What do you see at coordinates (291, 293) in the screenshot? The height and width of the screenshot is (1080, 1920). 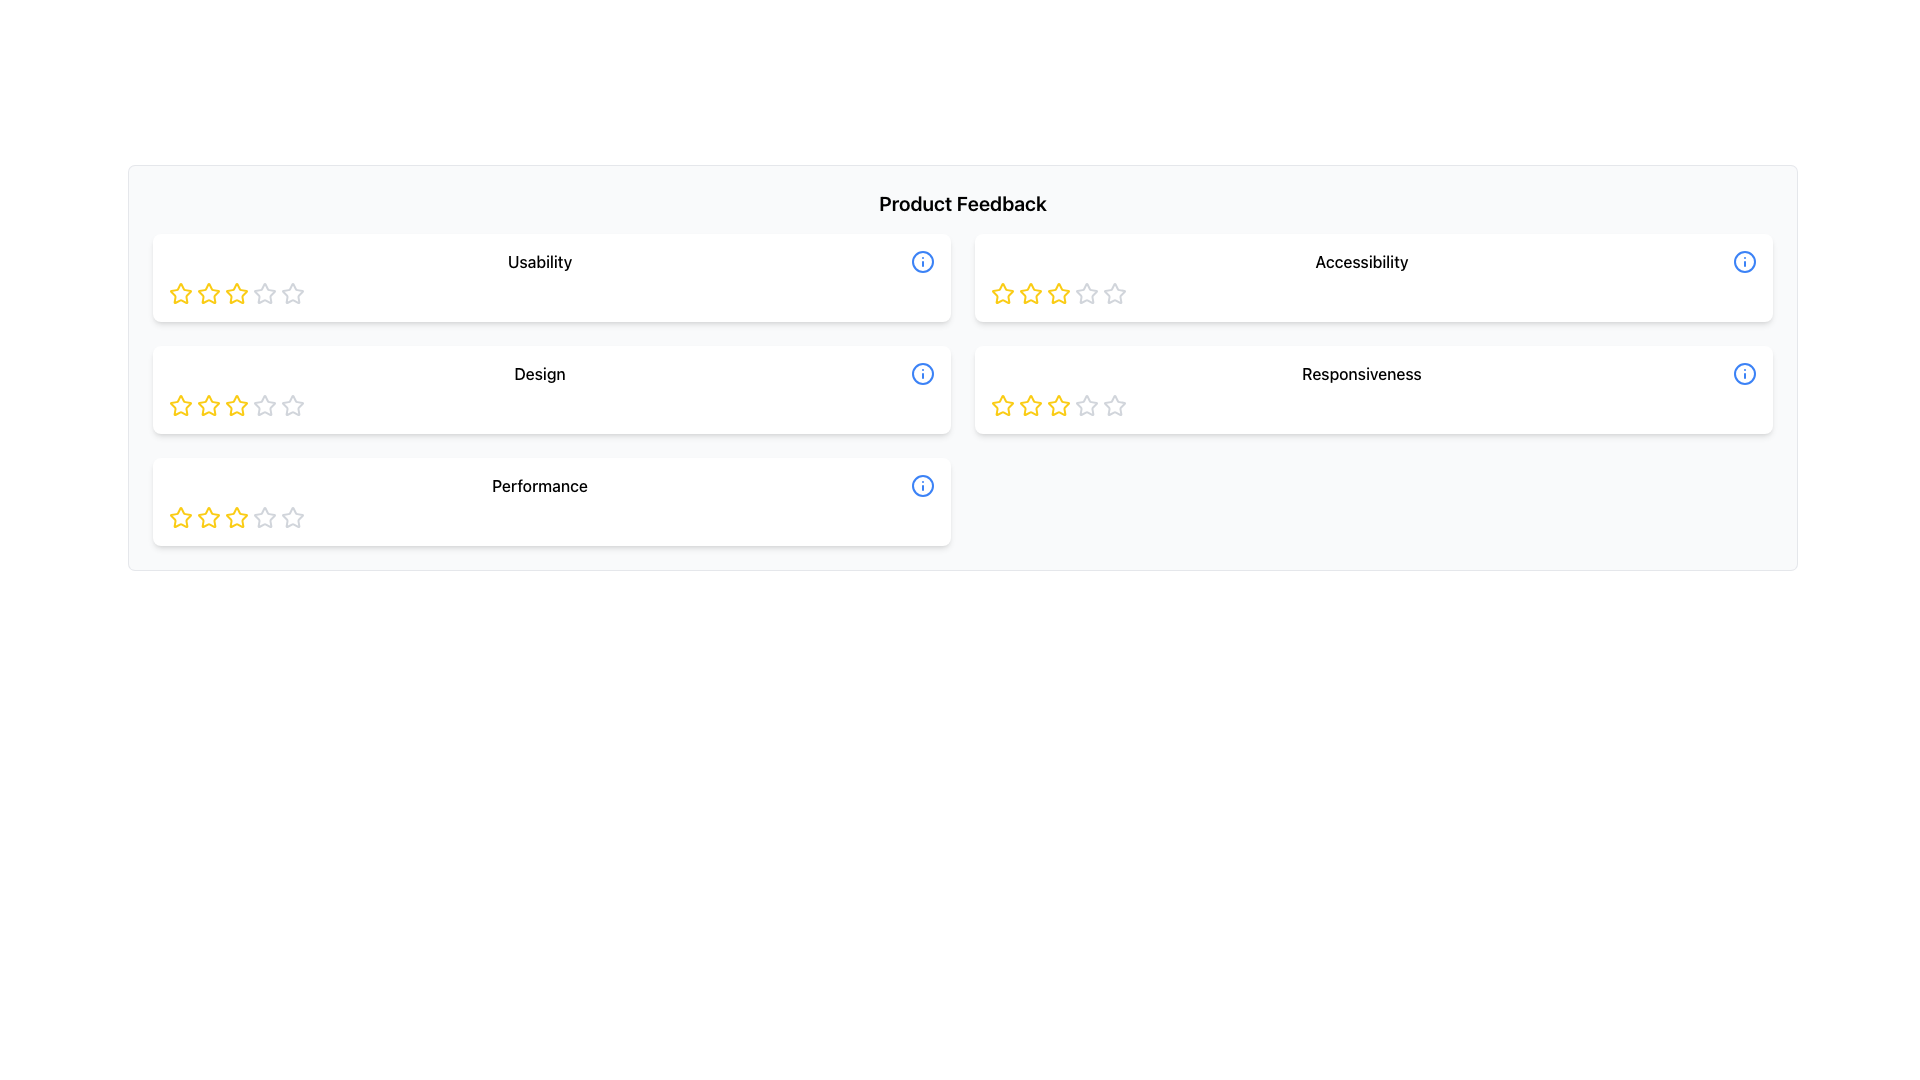 I see `the third star in the five-star rating system for the 'Usability' category` at bounding box center [291, 293].